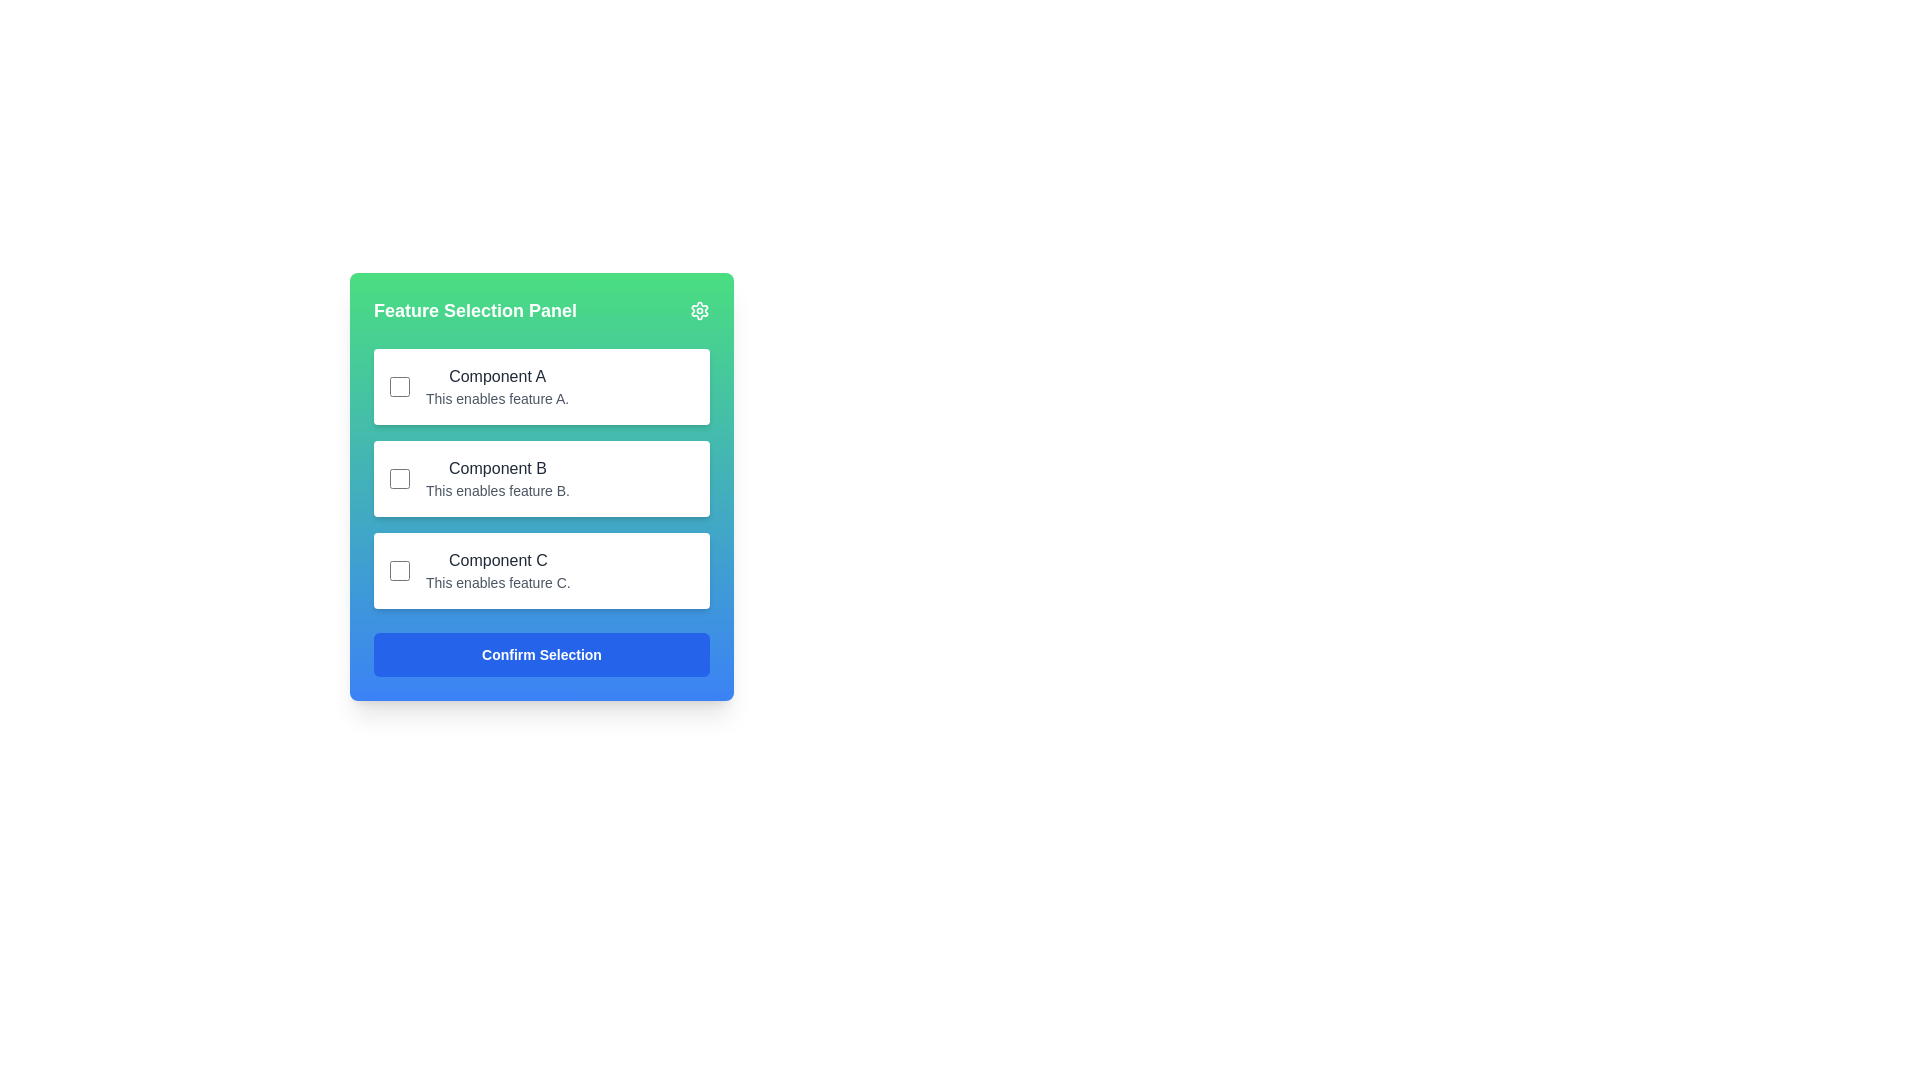  Describe the element at coordinates (542, 478) in the screenshot. I see `the 'Component B' selectable item section` at that location.